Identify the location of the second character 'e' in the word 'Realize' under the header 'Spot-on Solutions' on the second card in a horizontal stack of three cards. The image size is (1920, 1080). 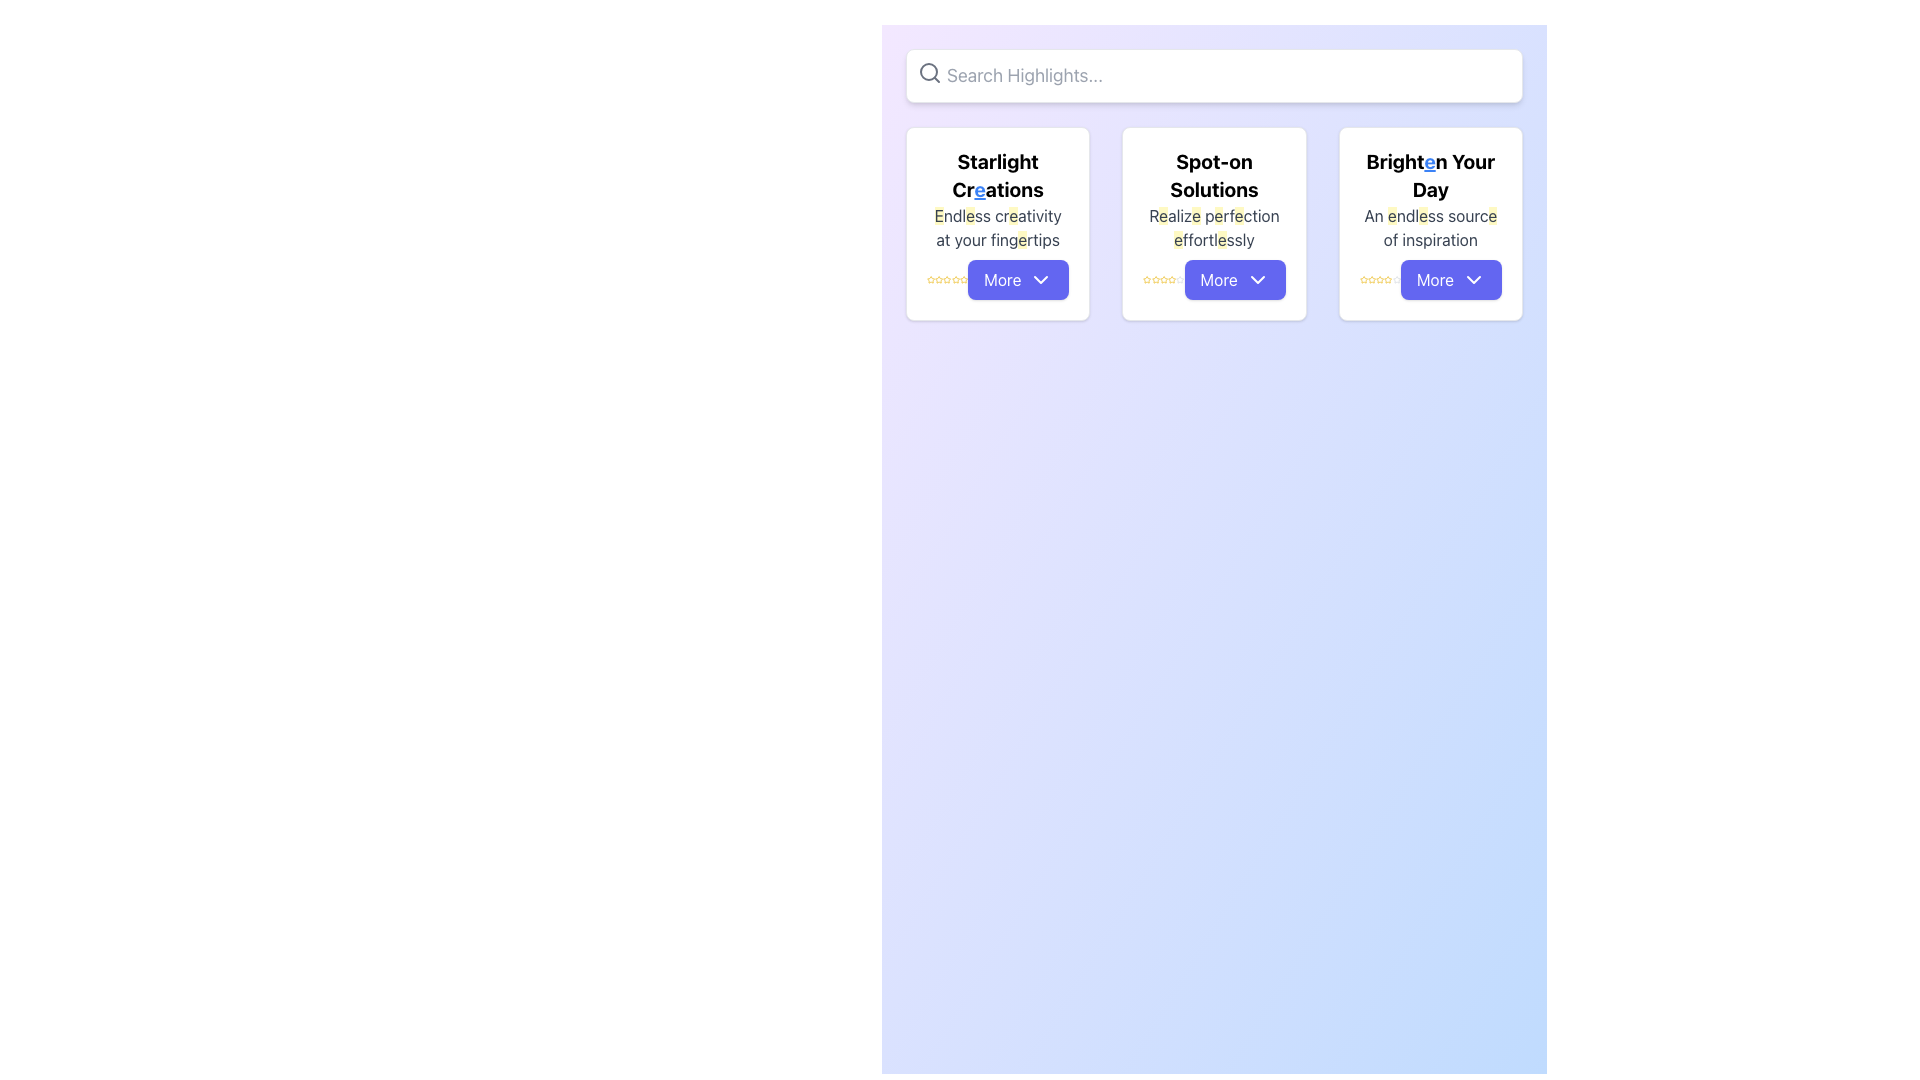
(1163, 216).